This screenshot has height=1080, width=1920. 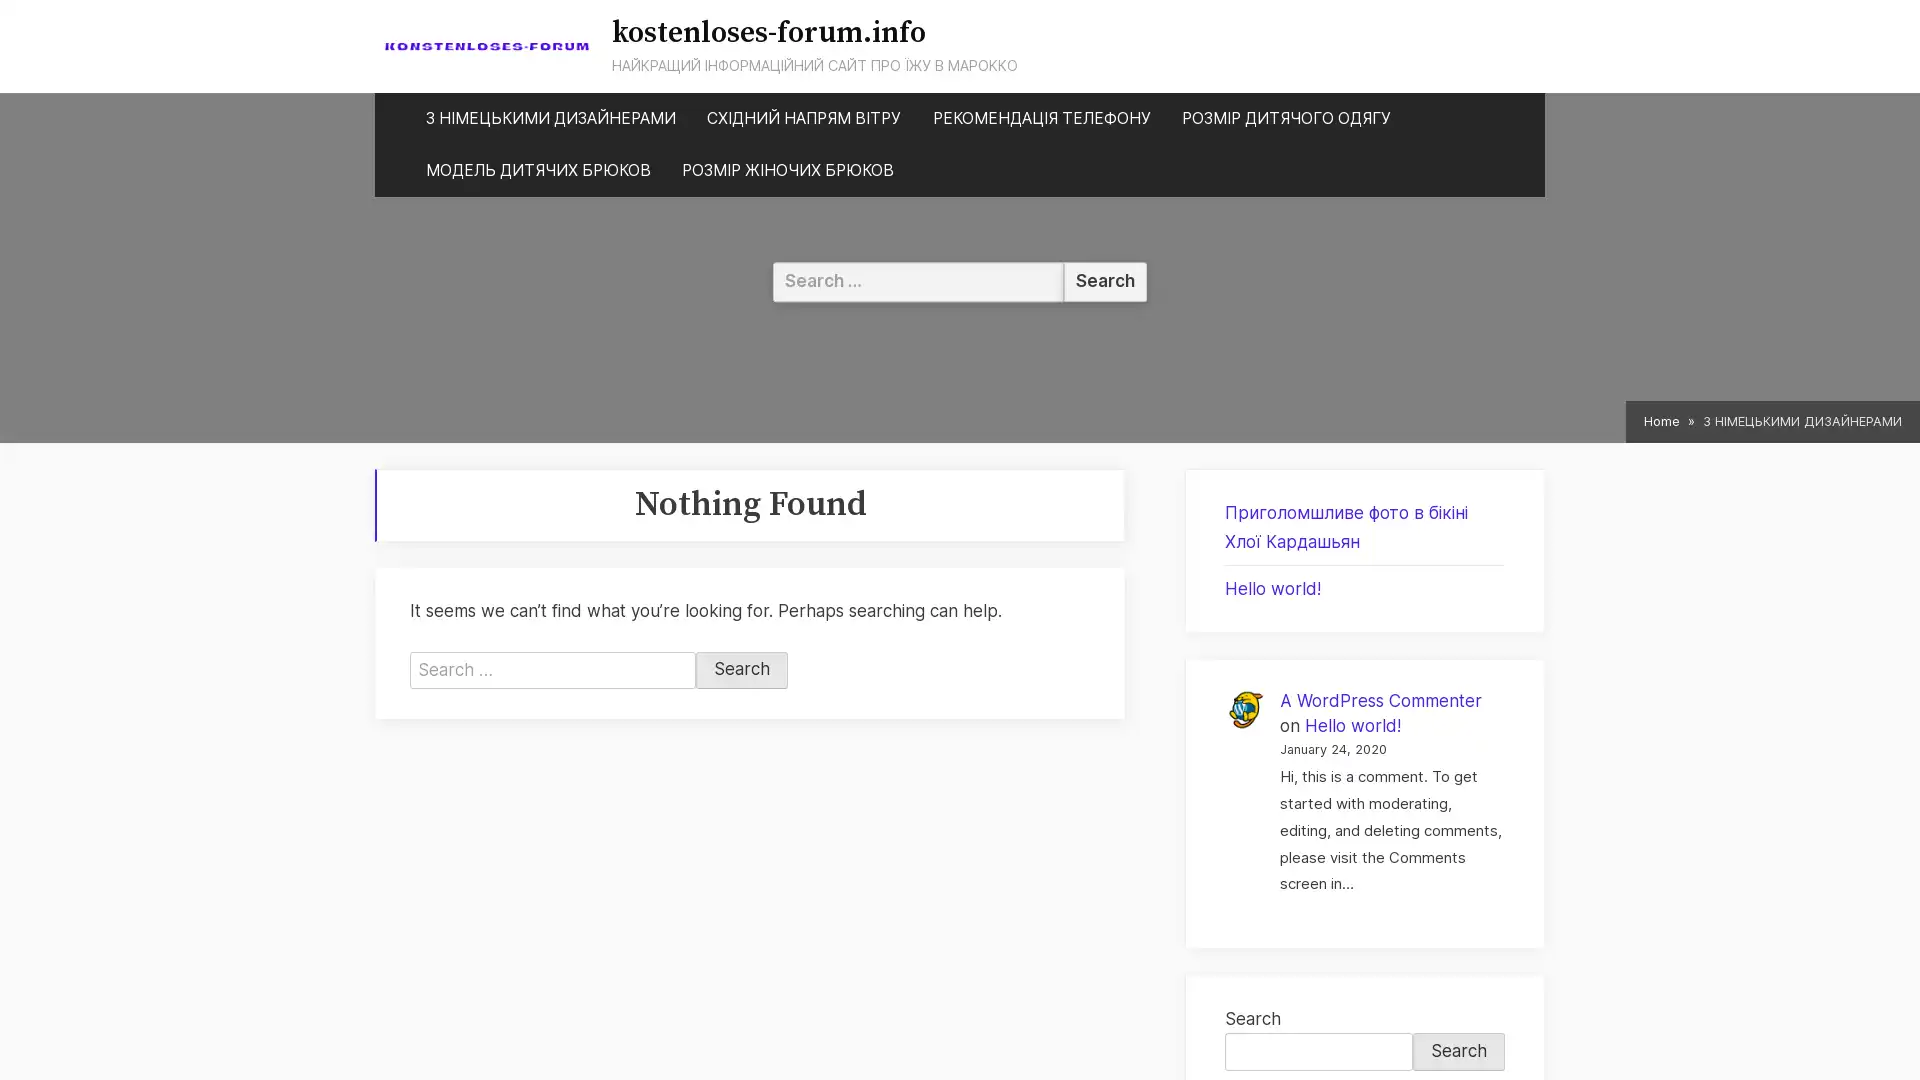 What do you see at coordinates (741, 670) in the screenshot?
I see `Search` at bounding box center [741, 670].